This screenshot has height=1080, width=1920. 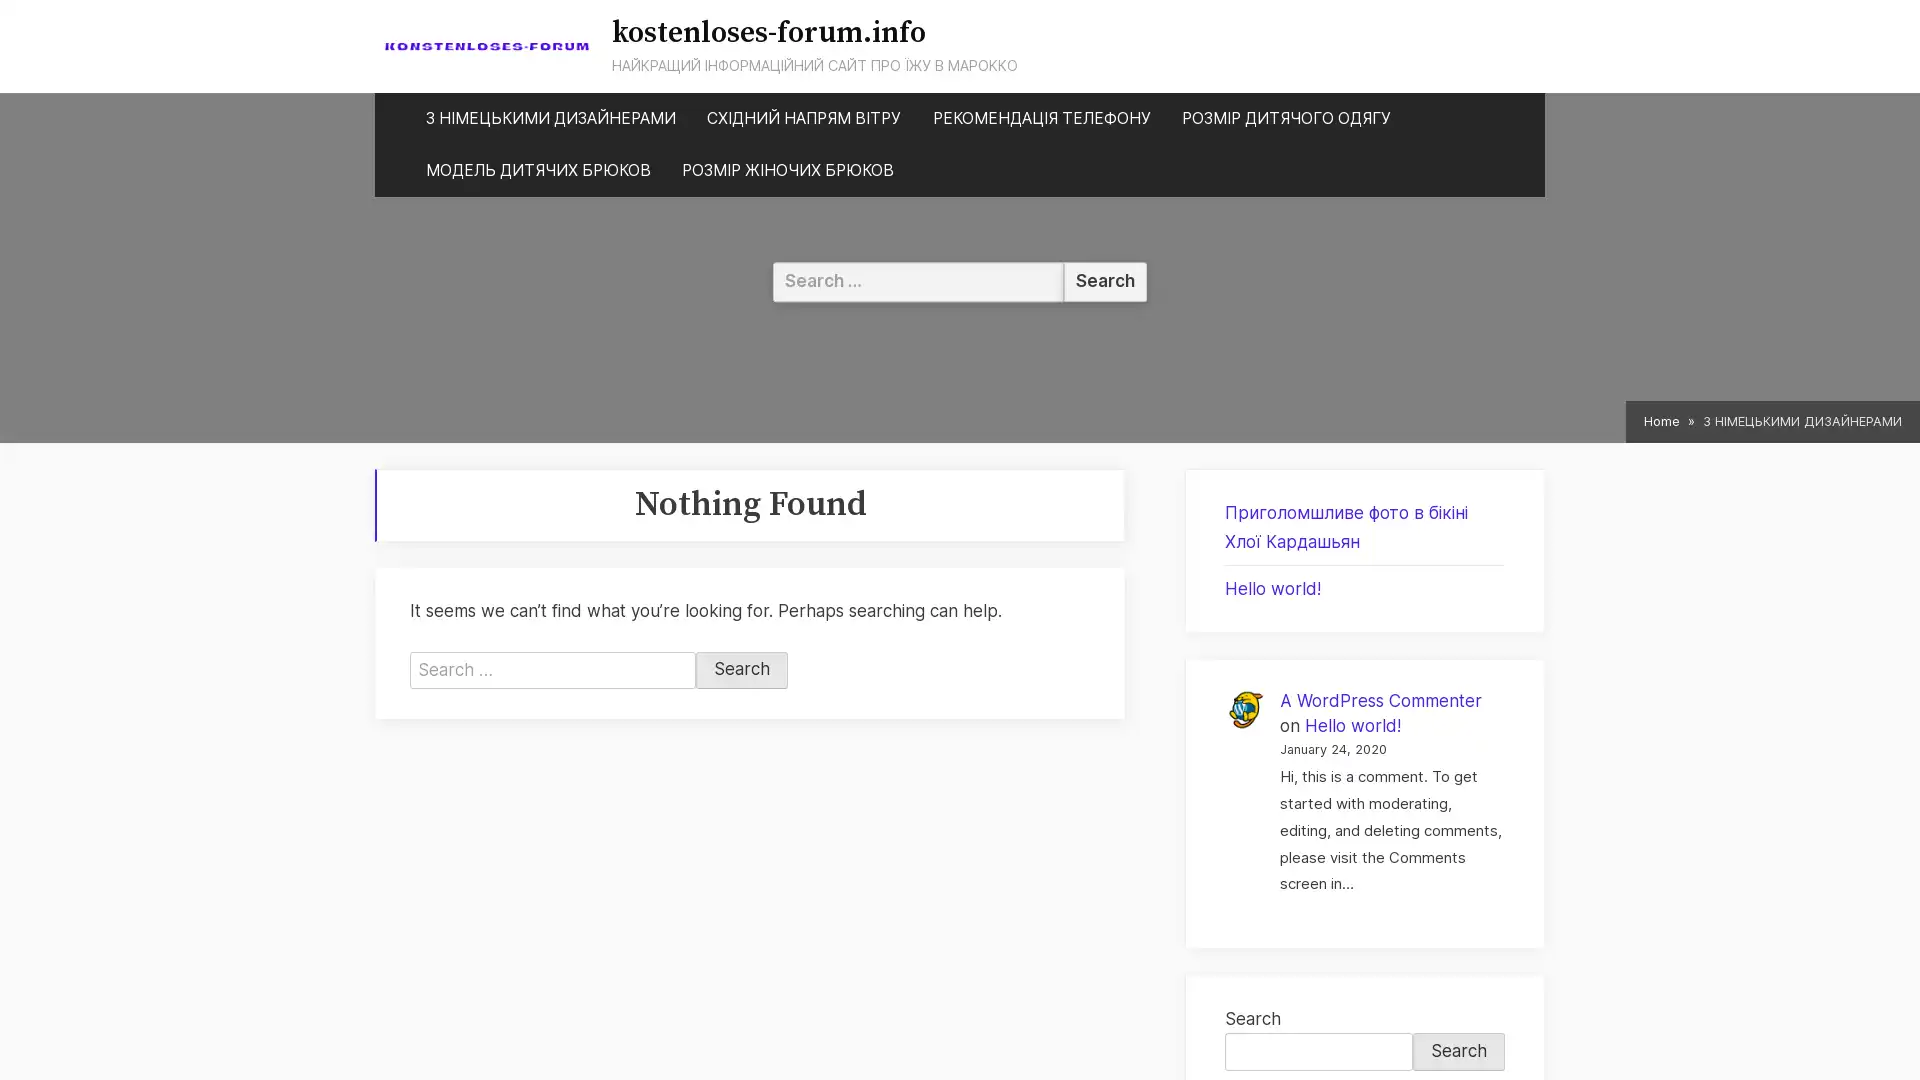 What do you see at coordinates (741, 670) in the screenshot?
I see `Search` at bounding box center [741, 670].